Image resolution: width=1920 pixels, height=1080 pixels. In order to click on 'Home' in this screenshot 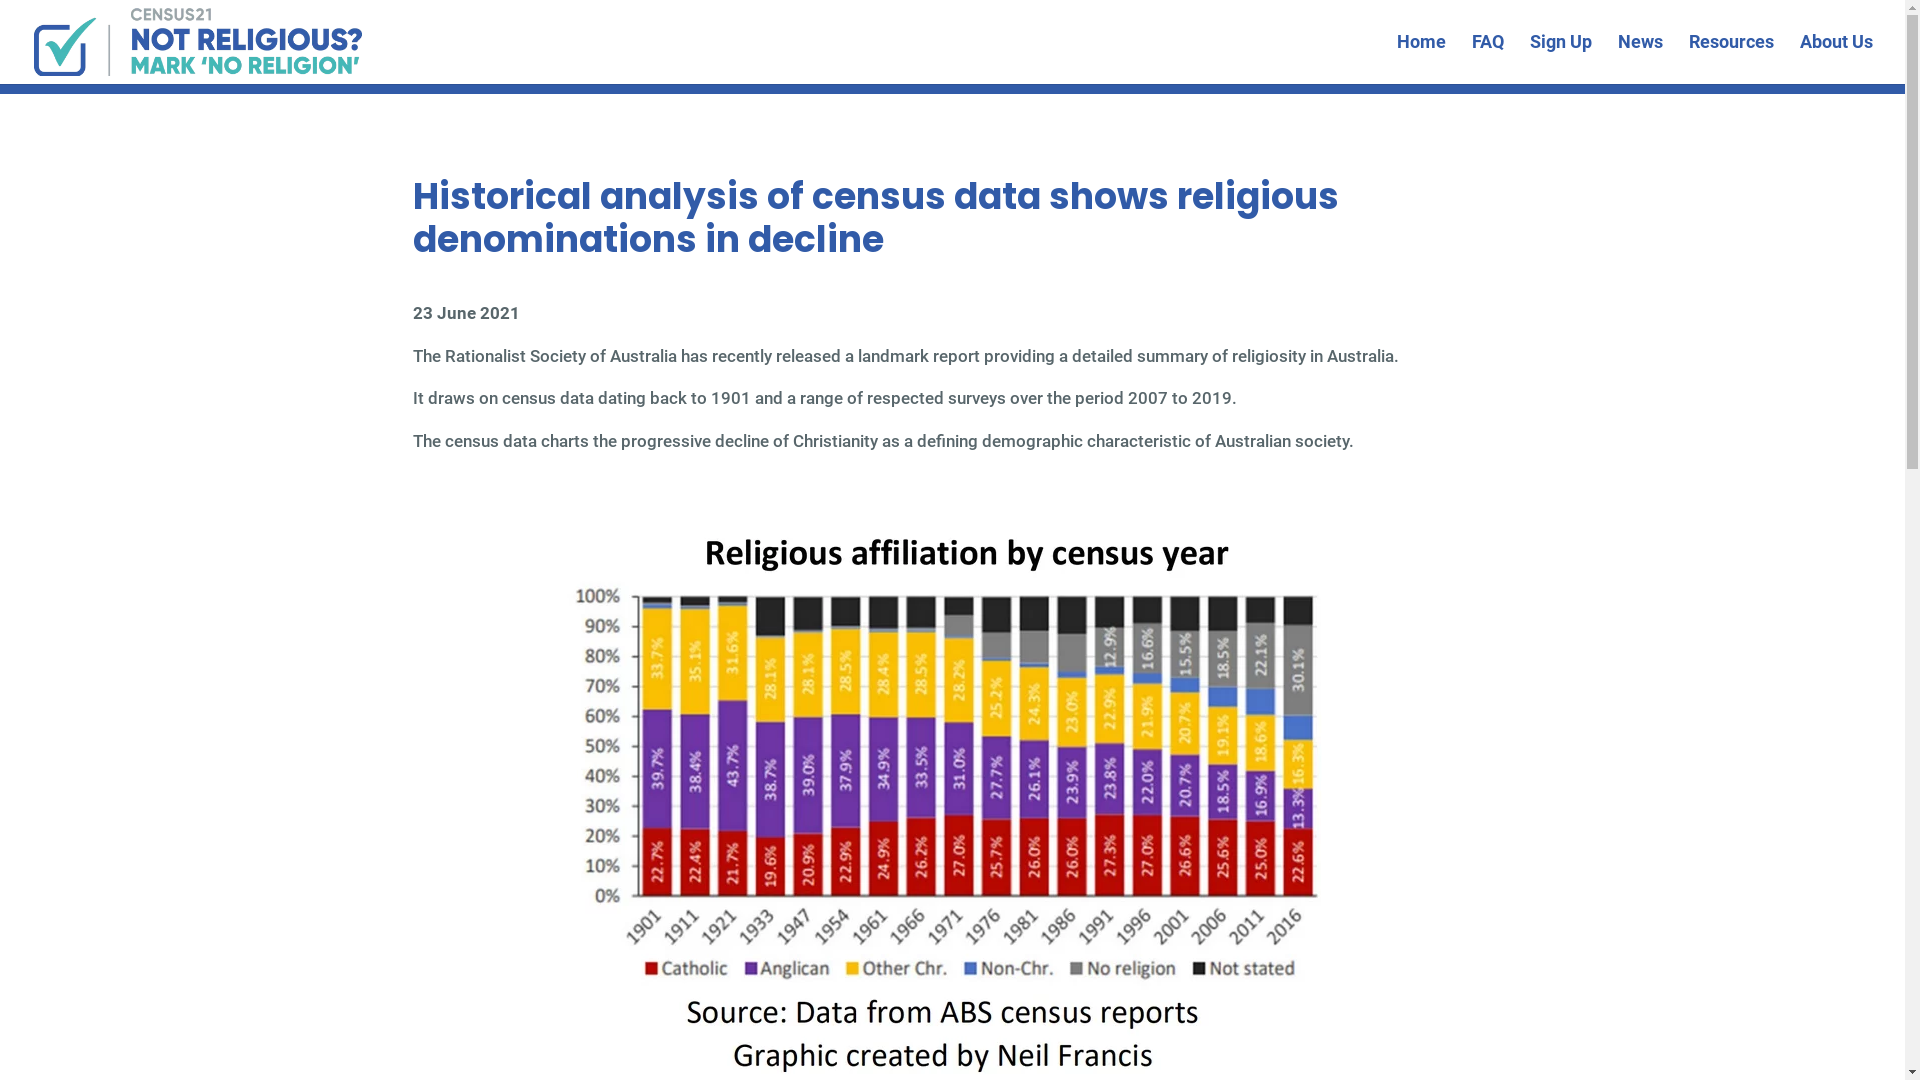, I will do `click(1420, 58)`.